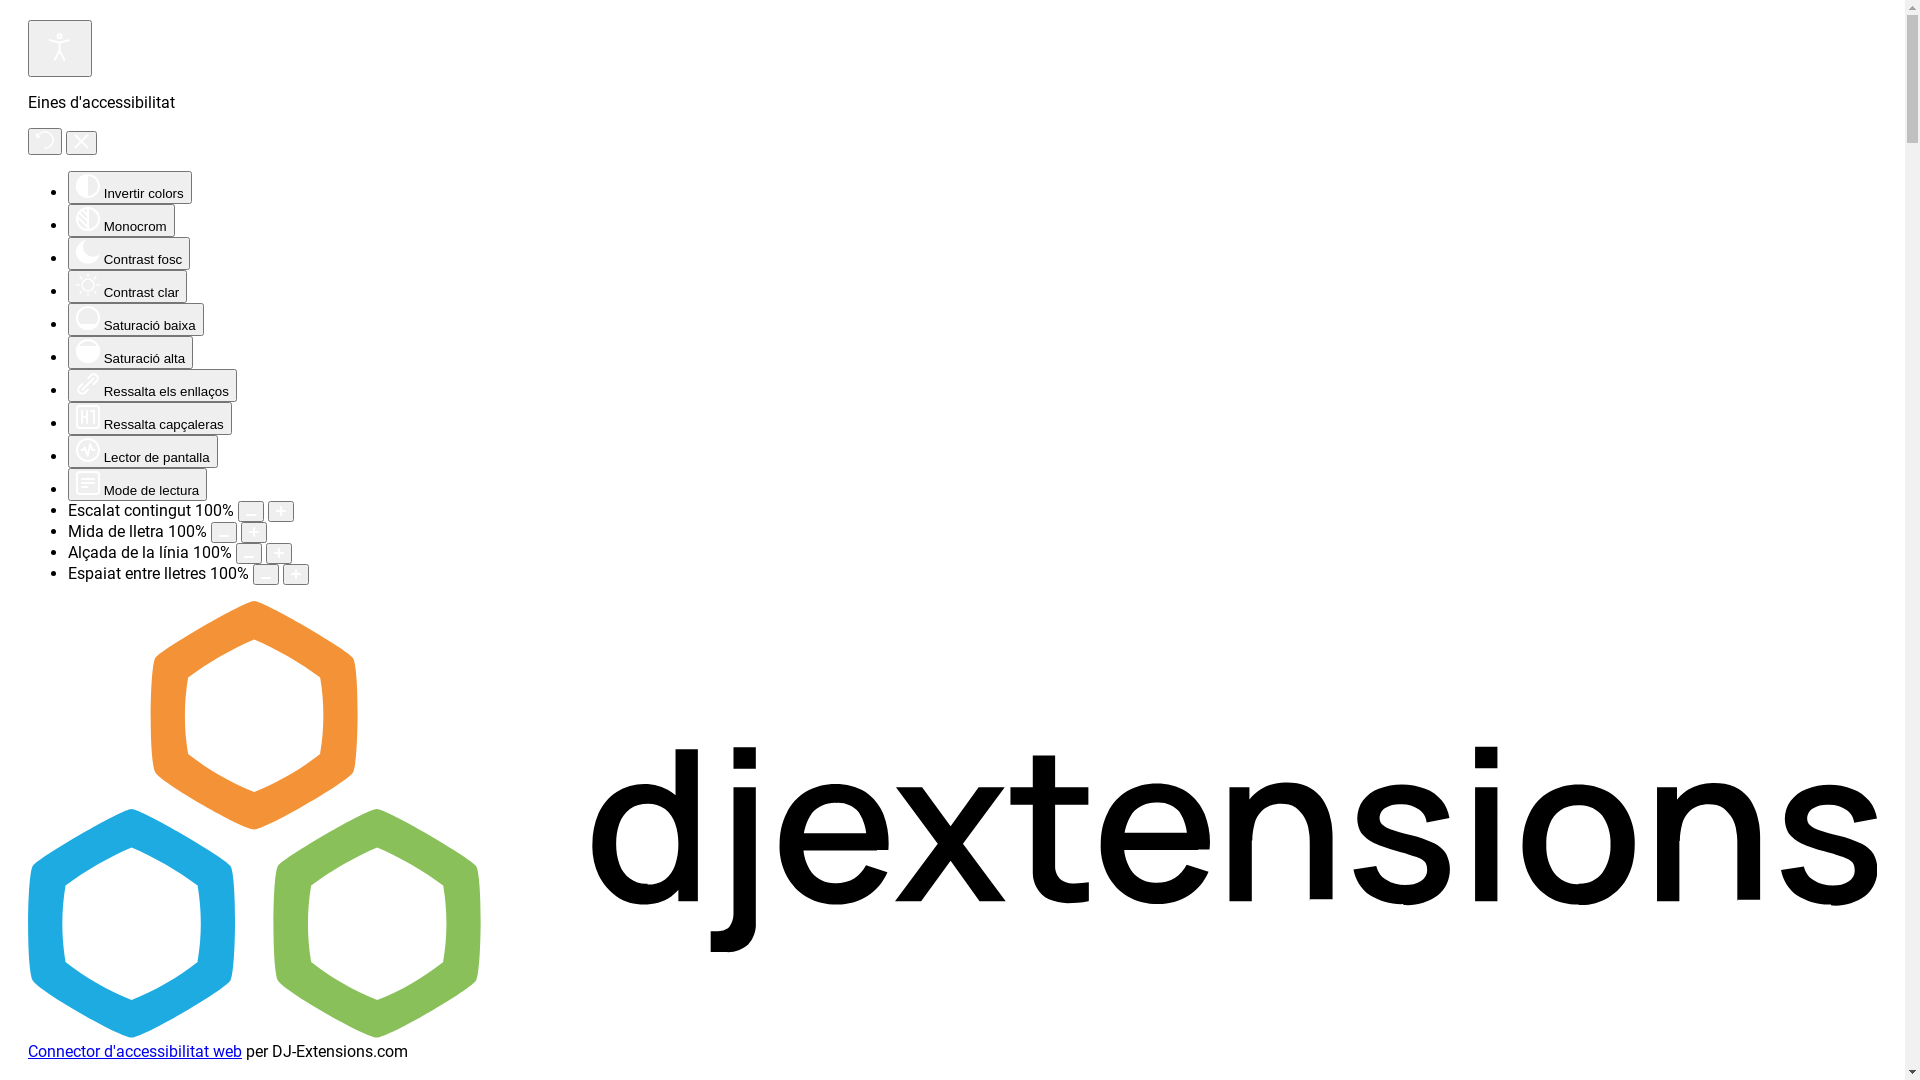  Describe the element at coordinates (253, 531) in the screenshot. I see `'Augmenta la mida de lletra'` at that location.